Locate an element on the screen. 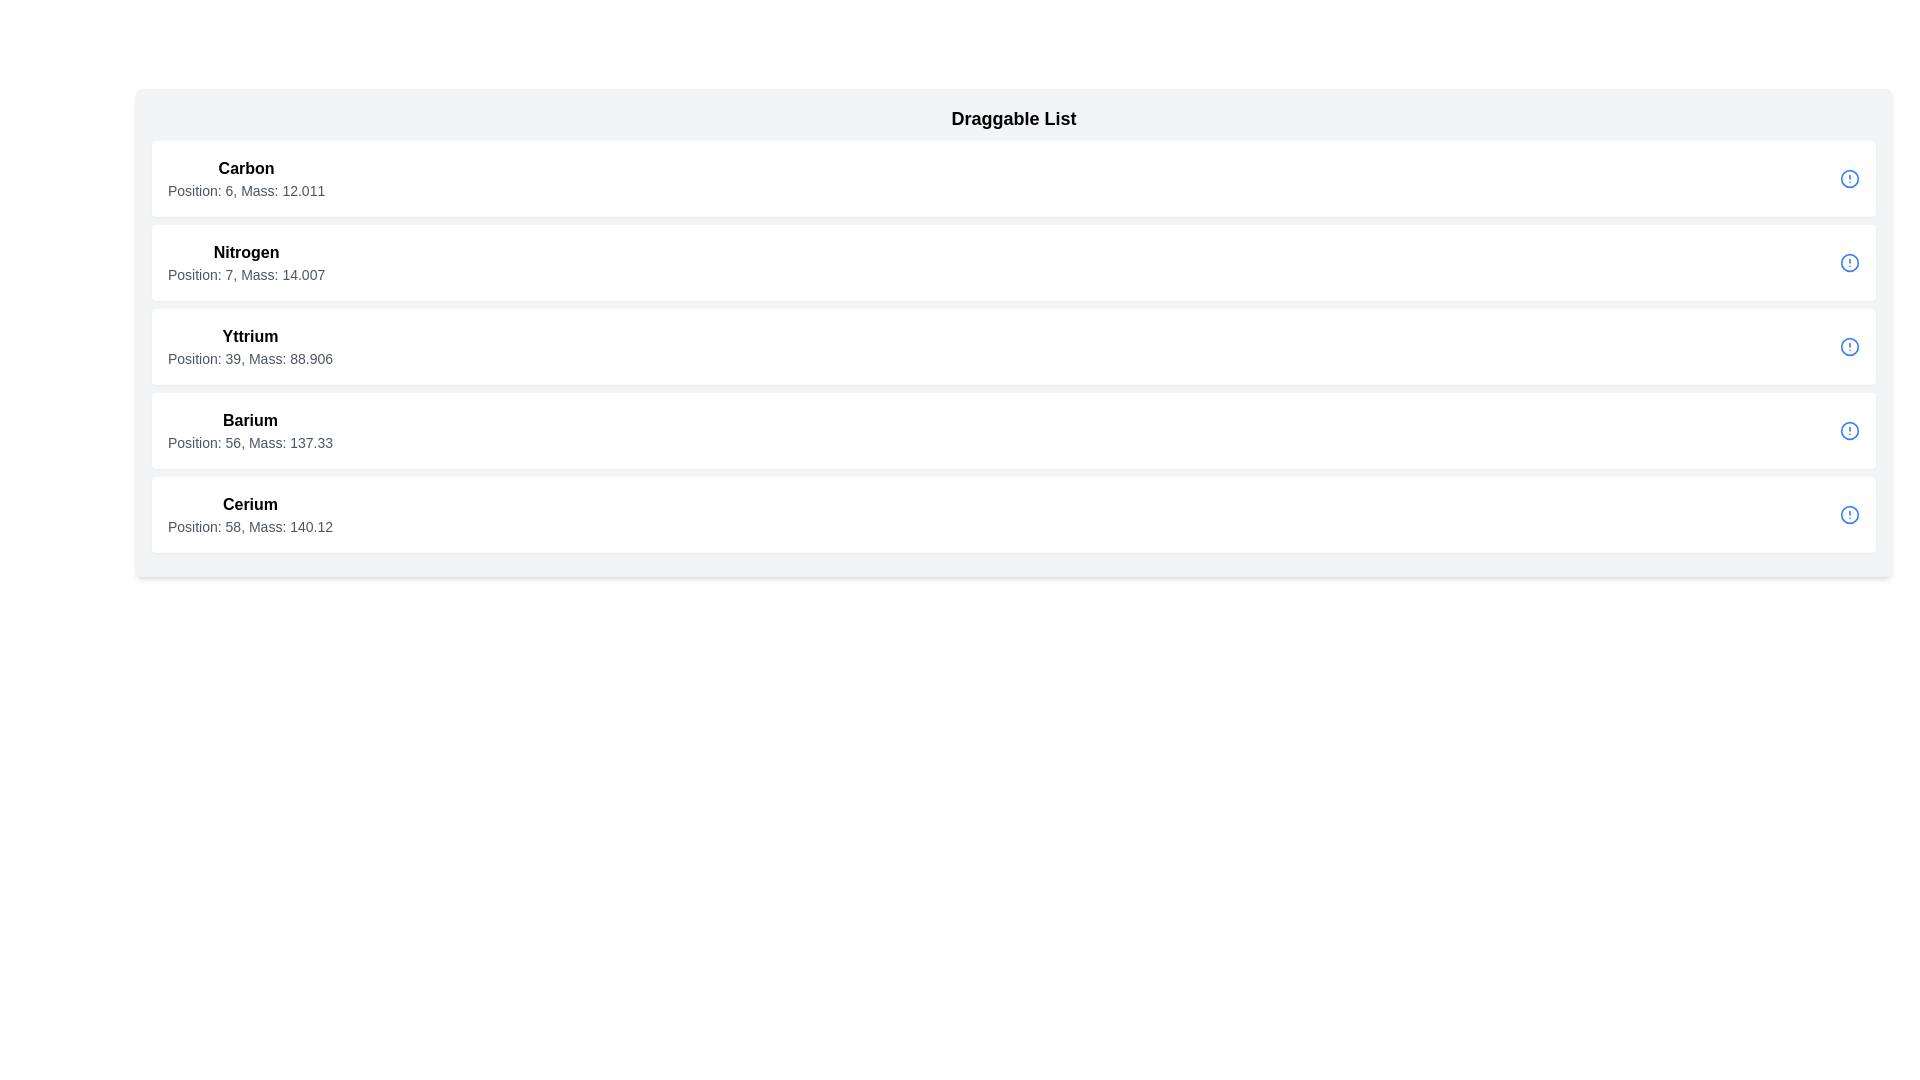 This screenshot has width=1920, height=1080. the fourth card in the 'Draggable List' section, which displays 'Barium' and its details is located at coordinates (1013, 430).